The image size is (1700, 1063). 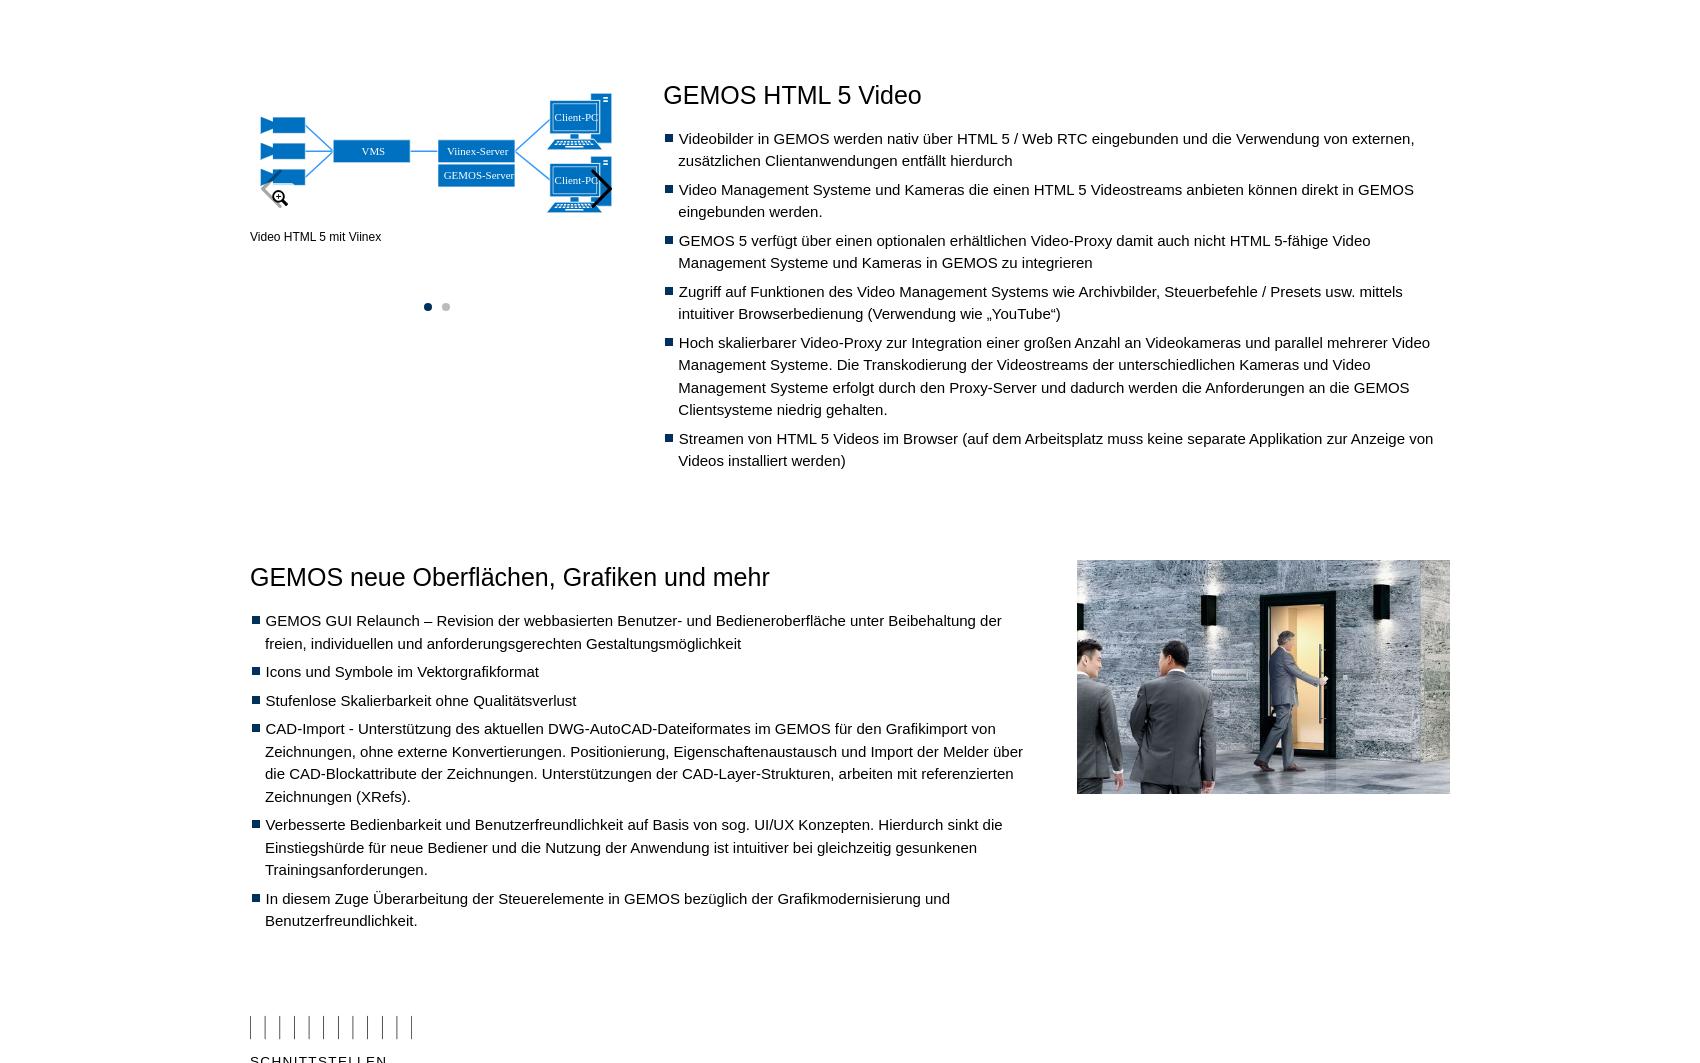 I want to click on 'Videobilder in GEMOS werden nativ über HTML 5 / Web RTC eingebunden und die Verwendung von externen, zusätzlichen Clientanwendungen entfällt hierdurch', so click(x=677, y=149).